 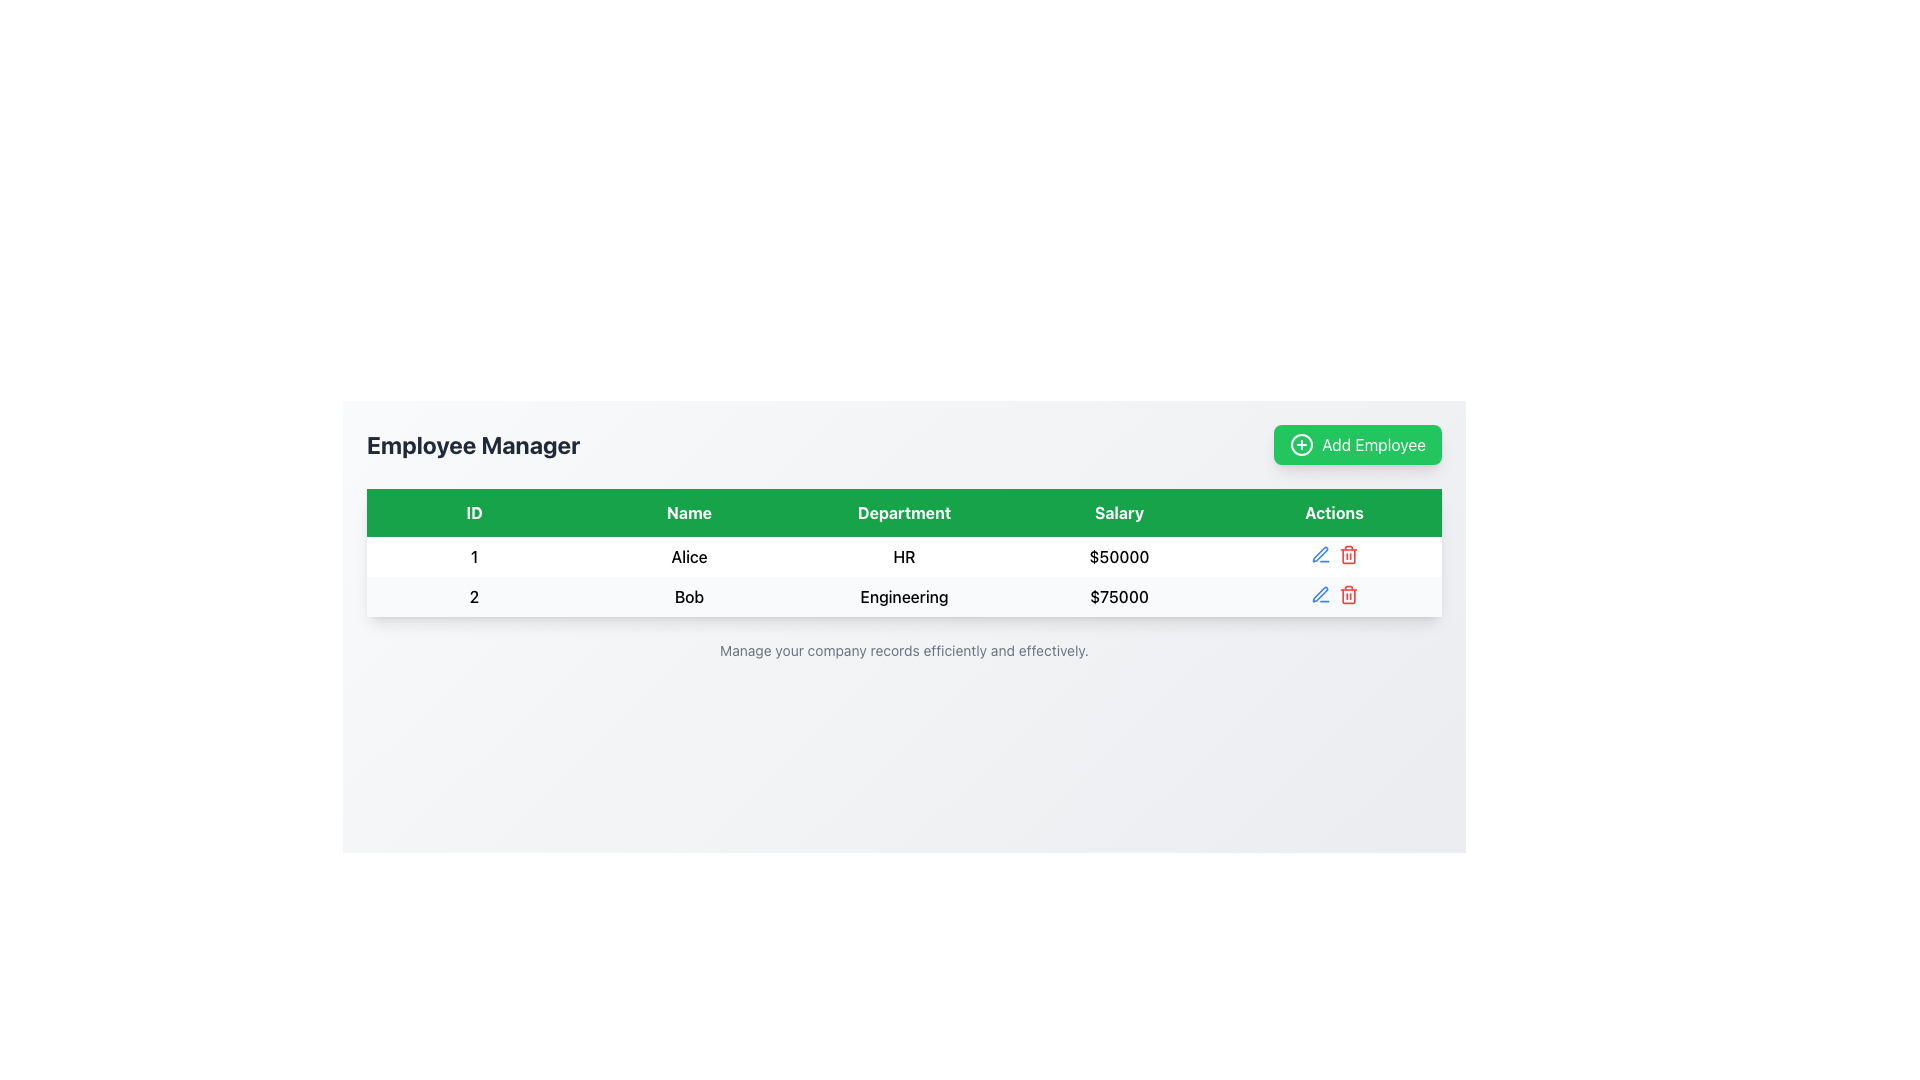 I want to click on the delete icon button located in the second row under the Actions column of the employees table, so click(x=1348, y=555).